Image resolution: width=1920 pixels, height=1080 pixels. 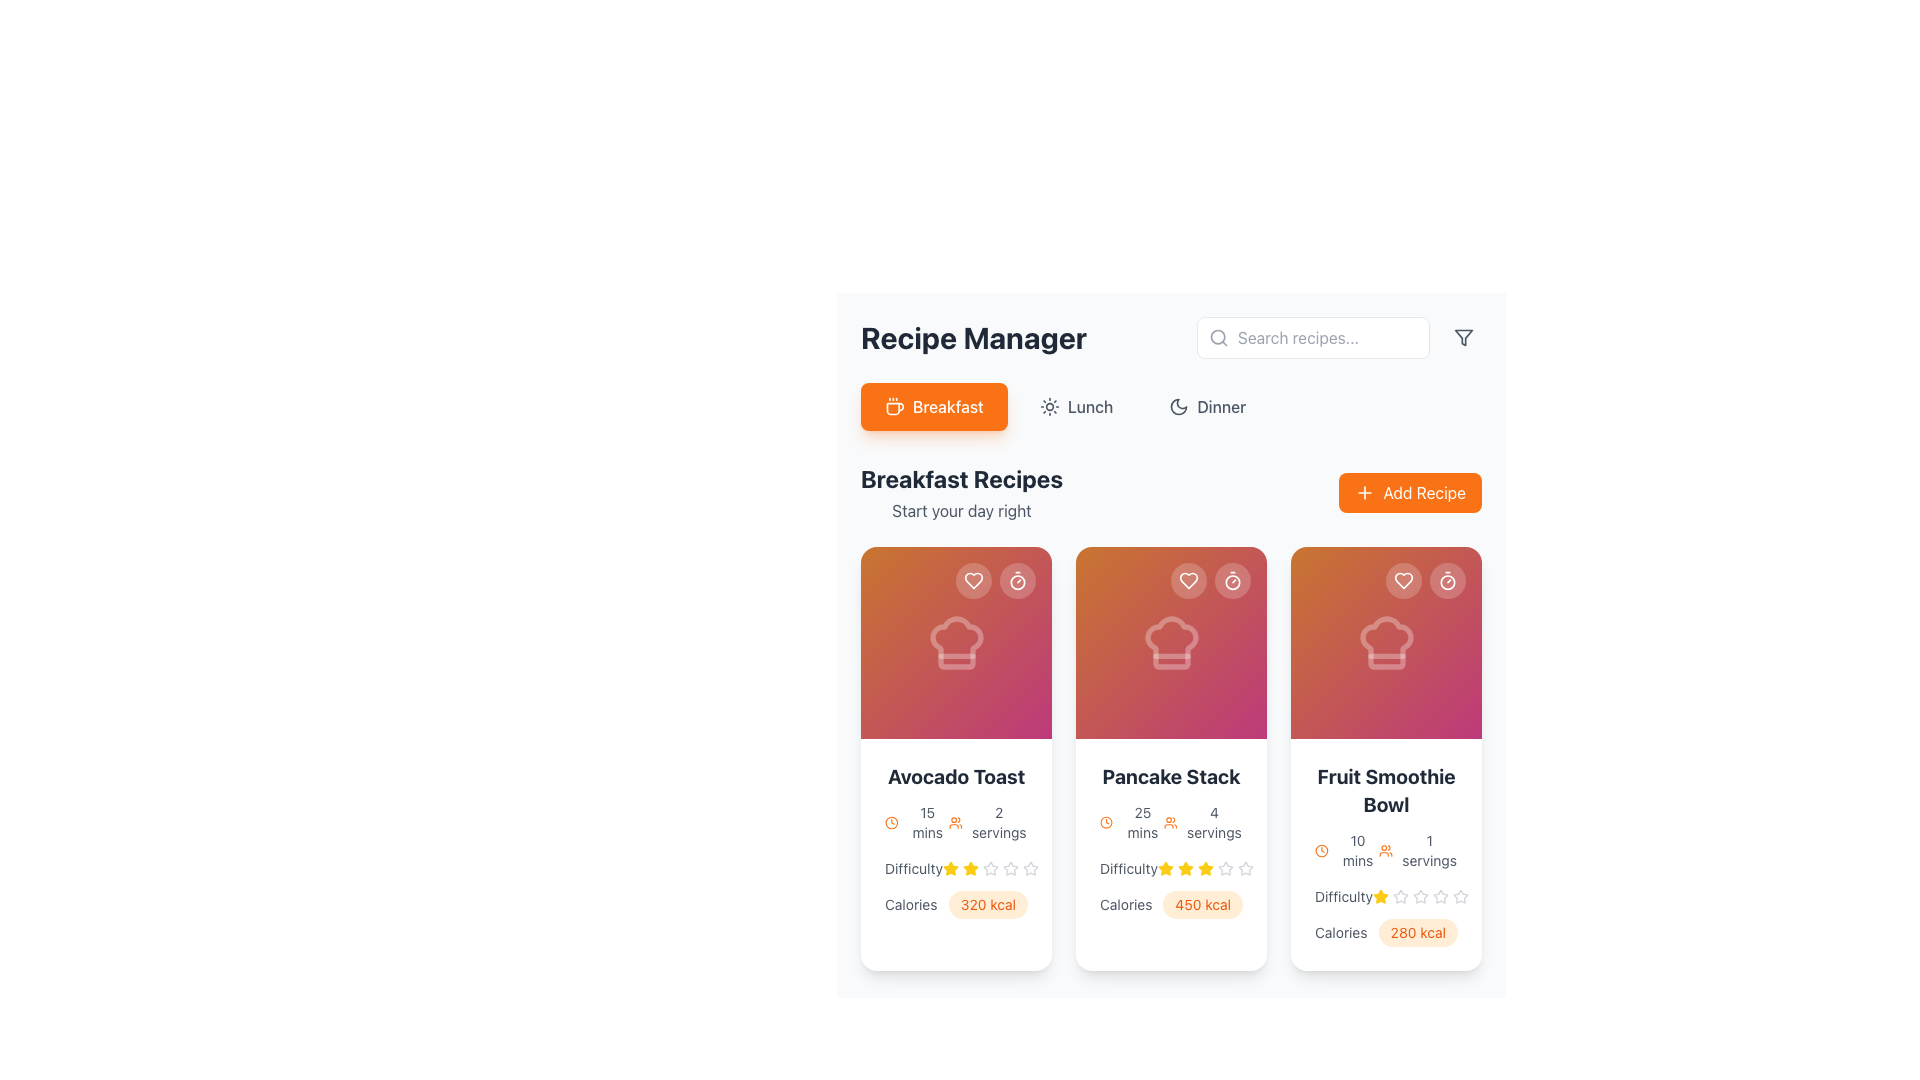 I want to click on the 'Calories' informational label displaying '450 kcal' in the 'Pancake Stack' recipe card, so click(x=1171, y=905).